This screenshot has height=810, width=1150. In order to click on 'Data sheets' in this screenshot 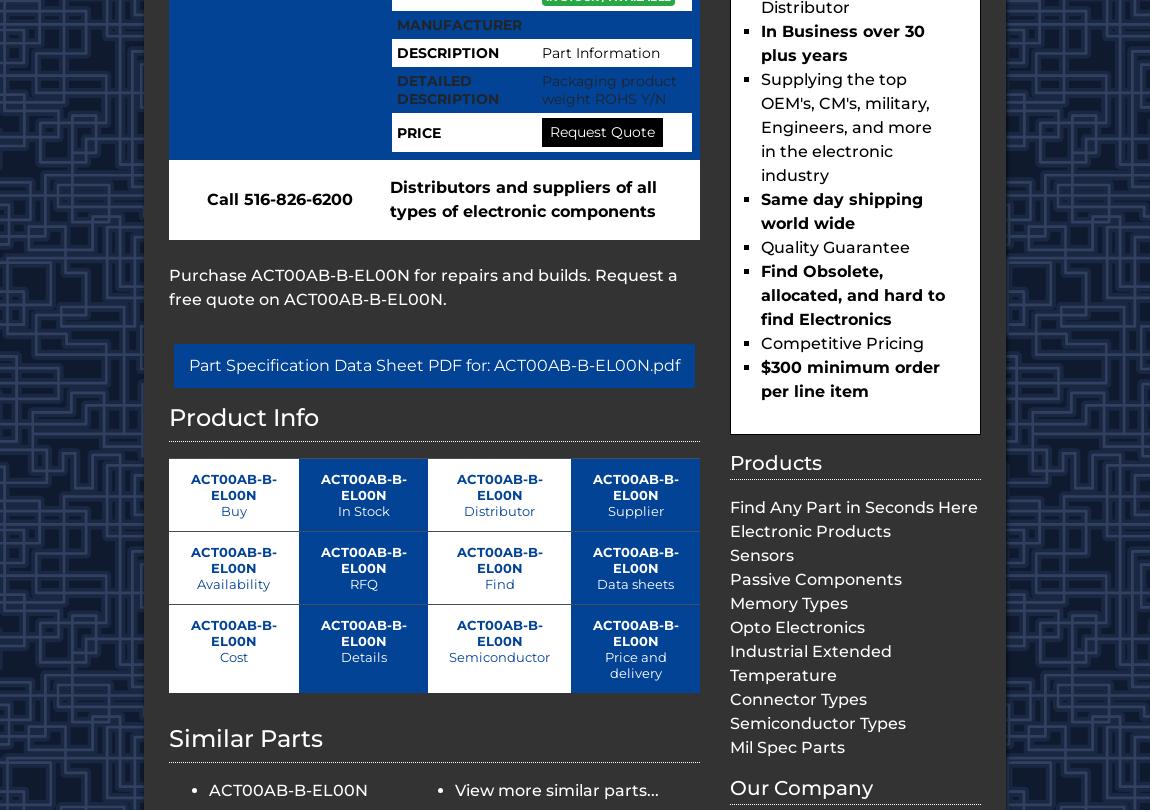, I will do `click(595, 583)`.